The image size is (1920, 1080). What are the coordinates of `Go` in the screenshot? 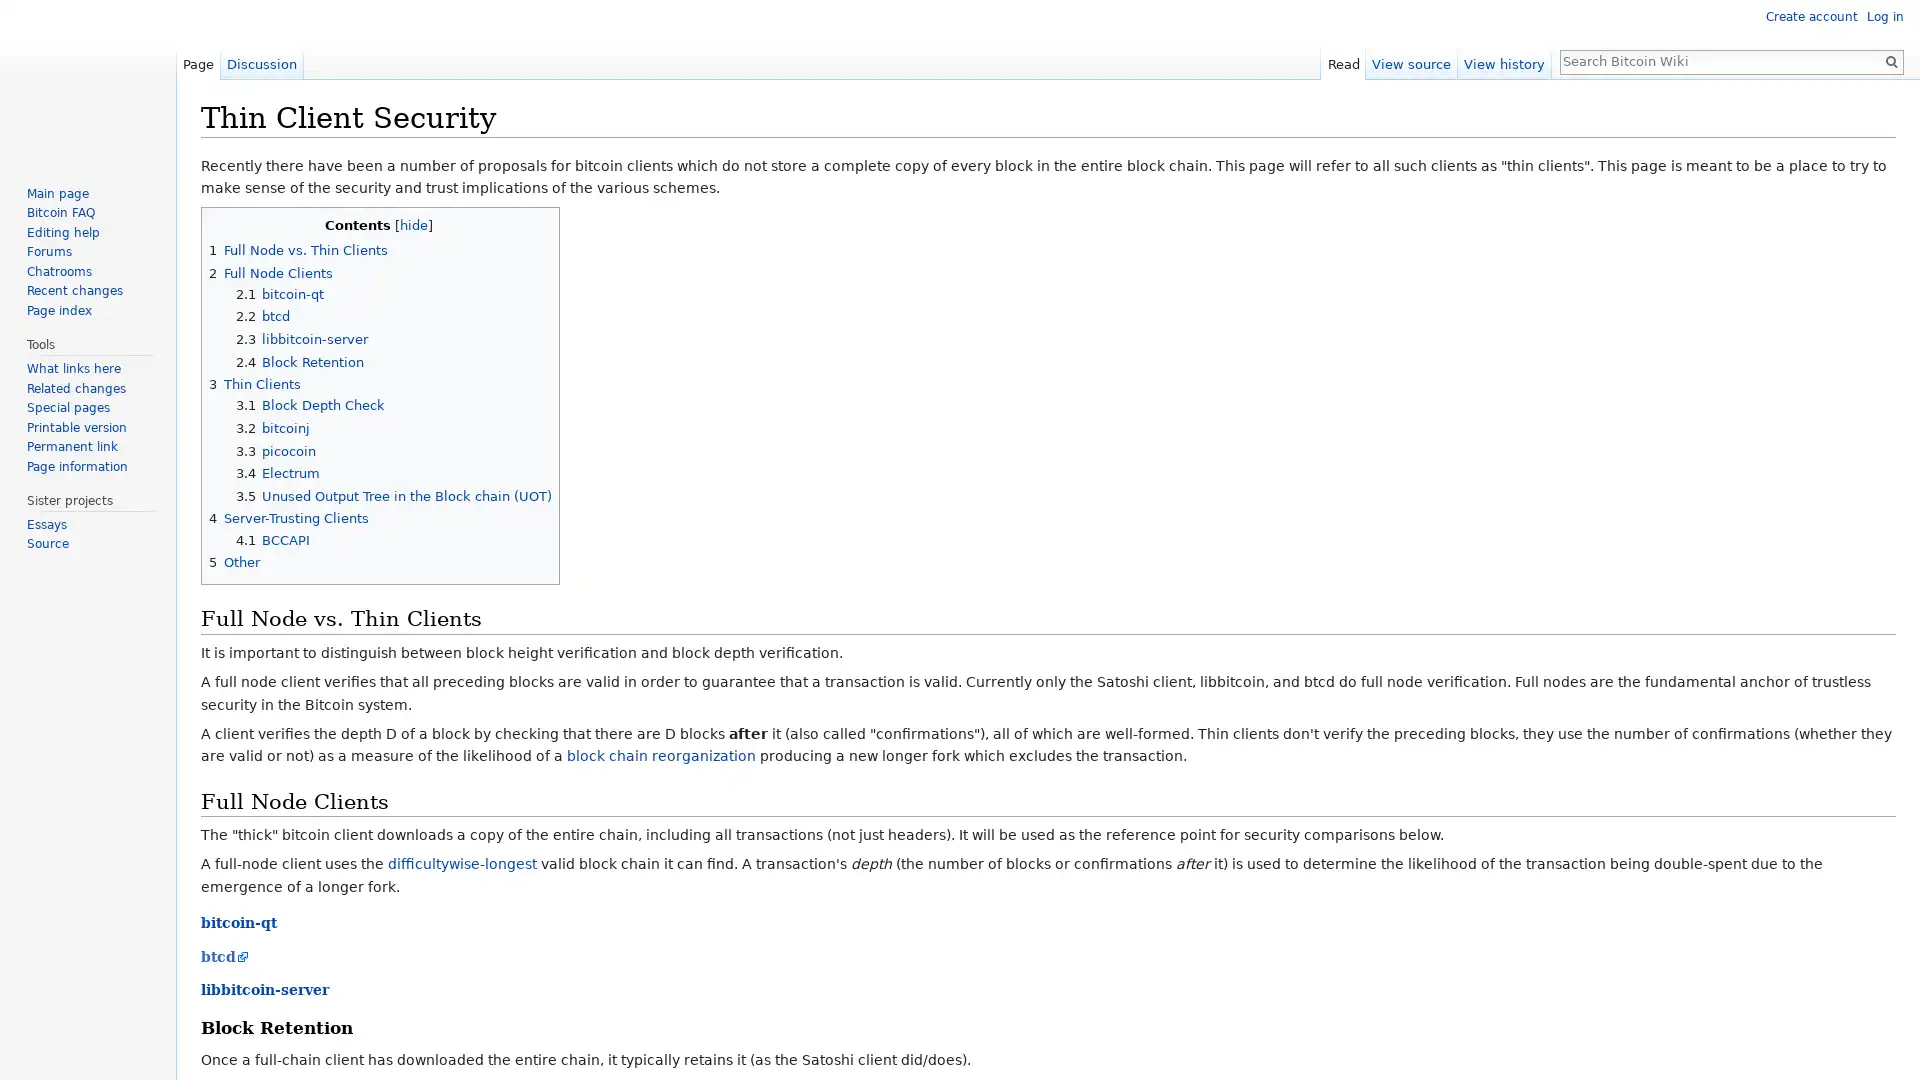 It's located at (1890, 60).